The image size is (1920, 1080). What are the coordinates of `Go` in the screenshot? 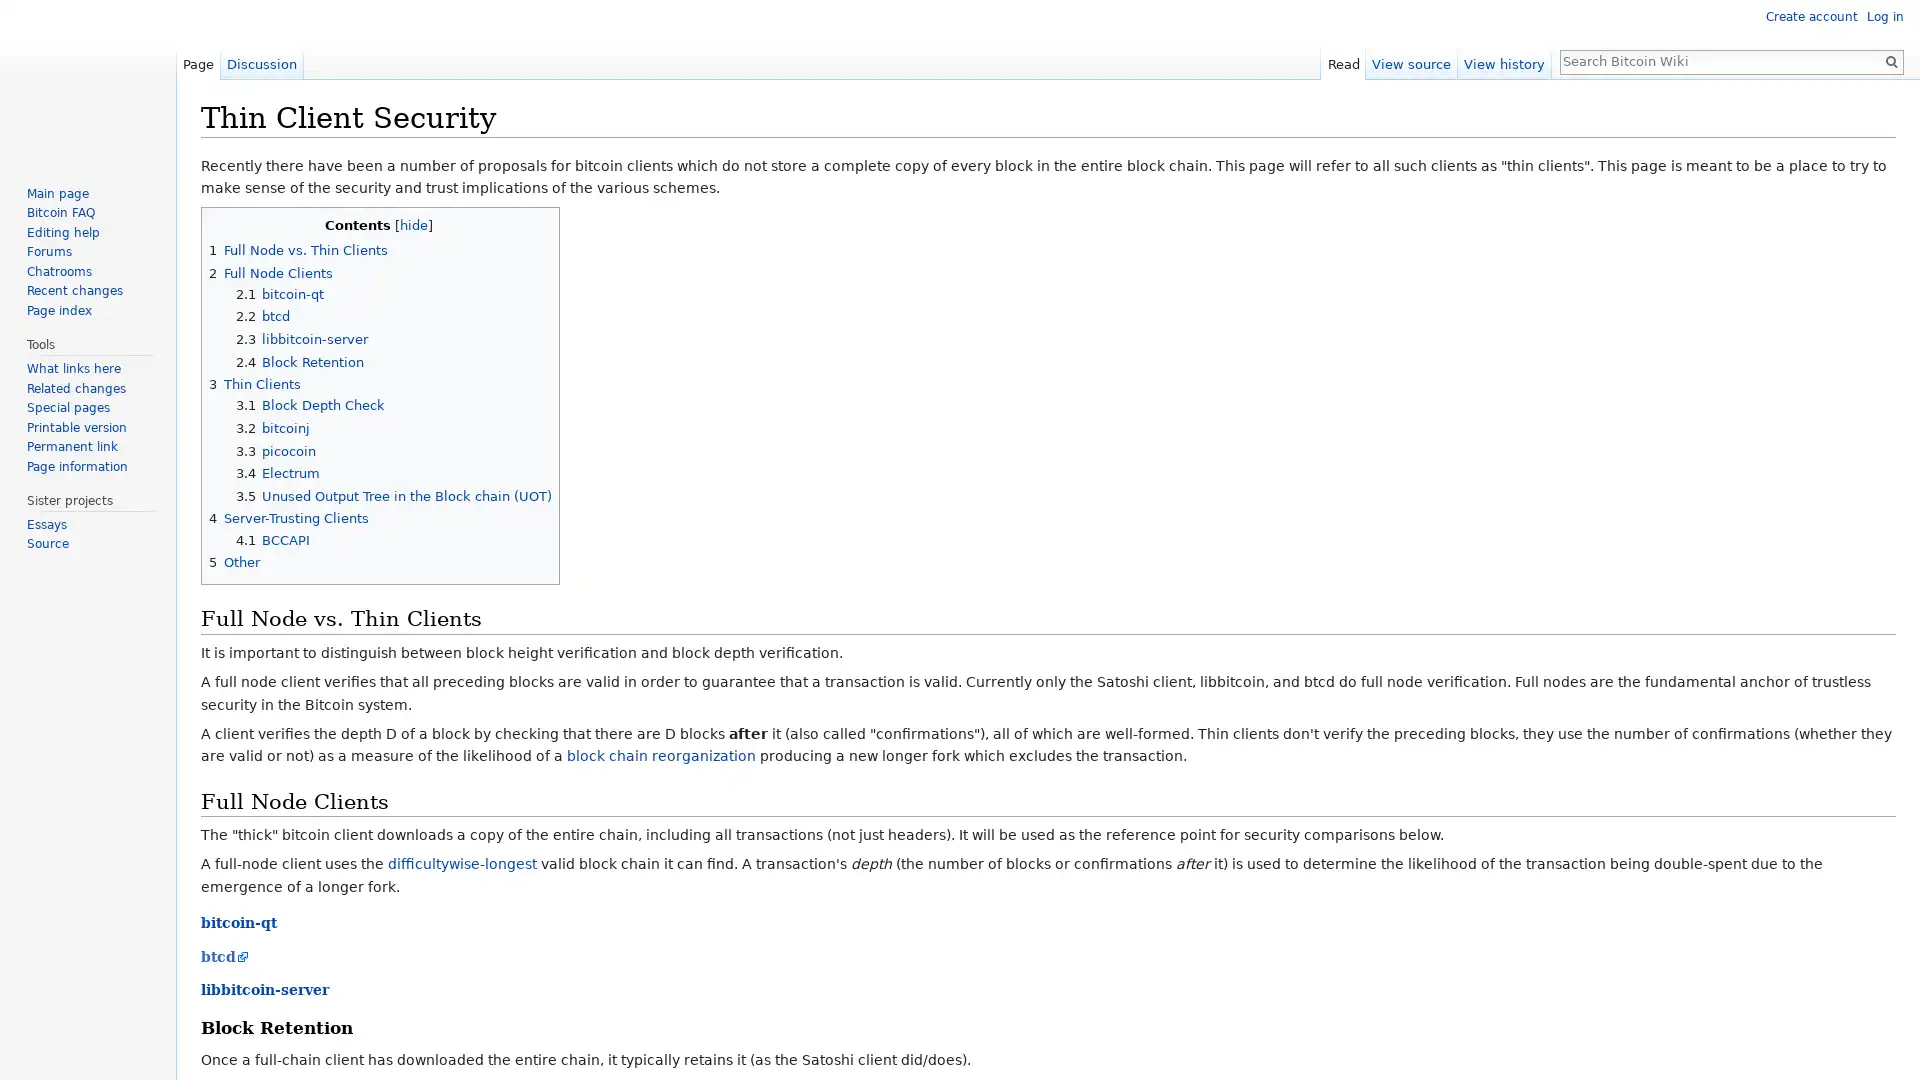 It's located at (1890, 60).